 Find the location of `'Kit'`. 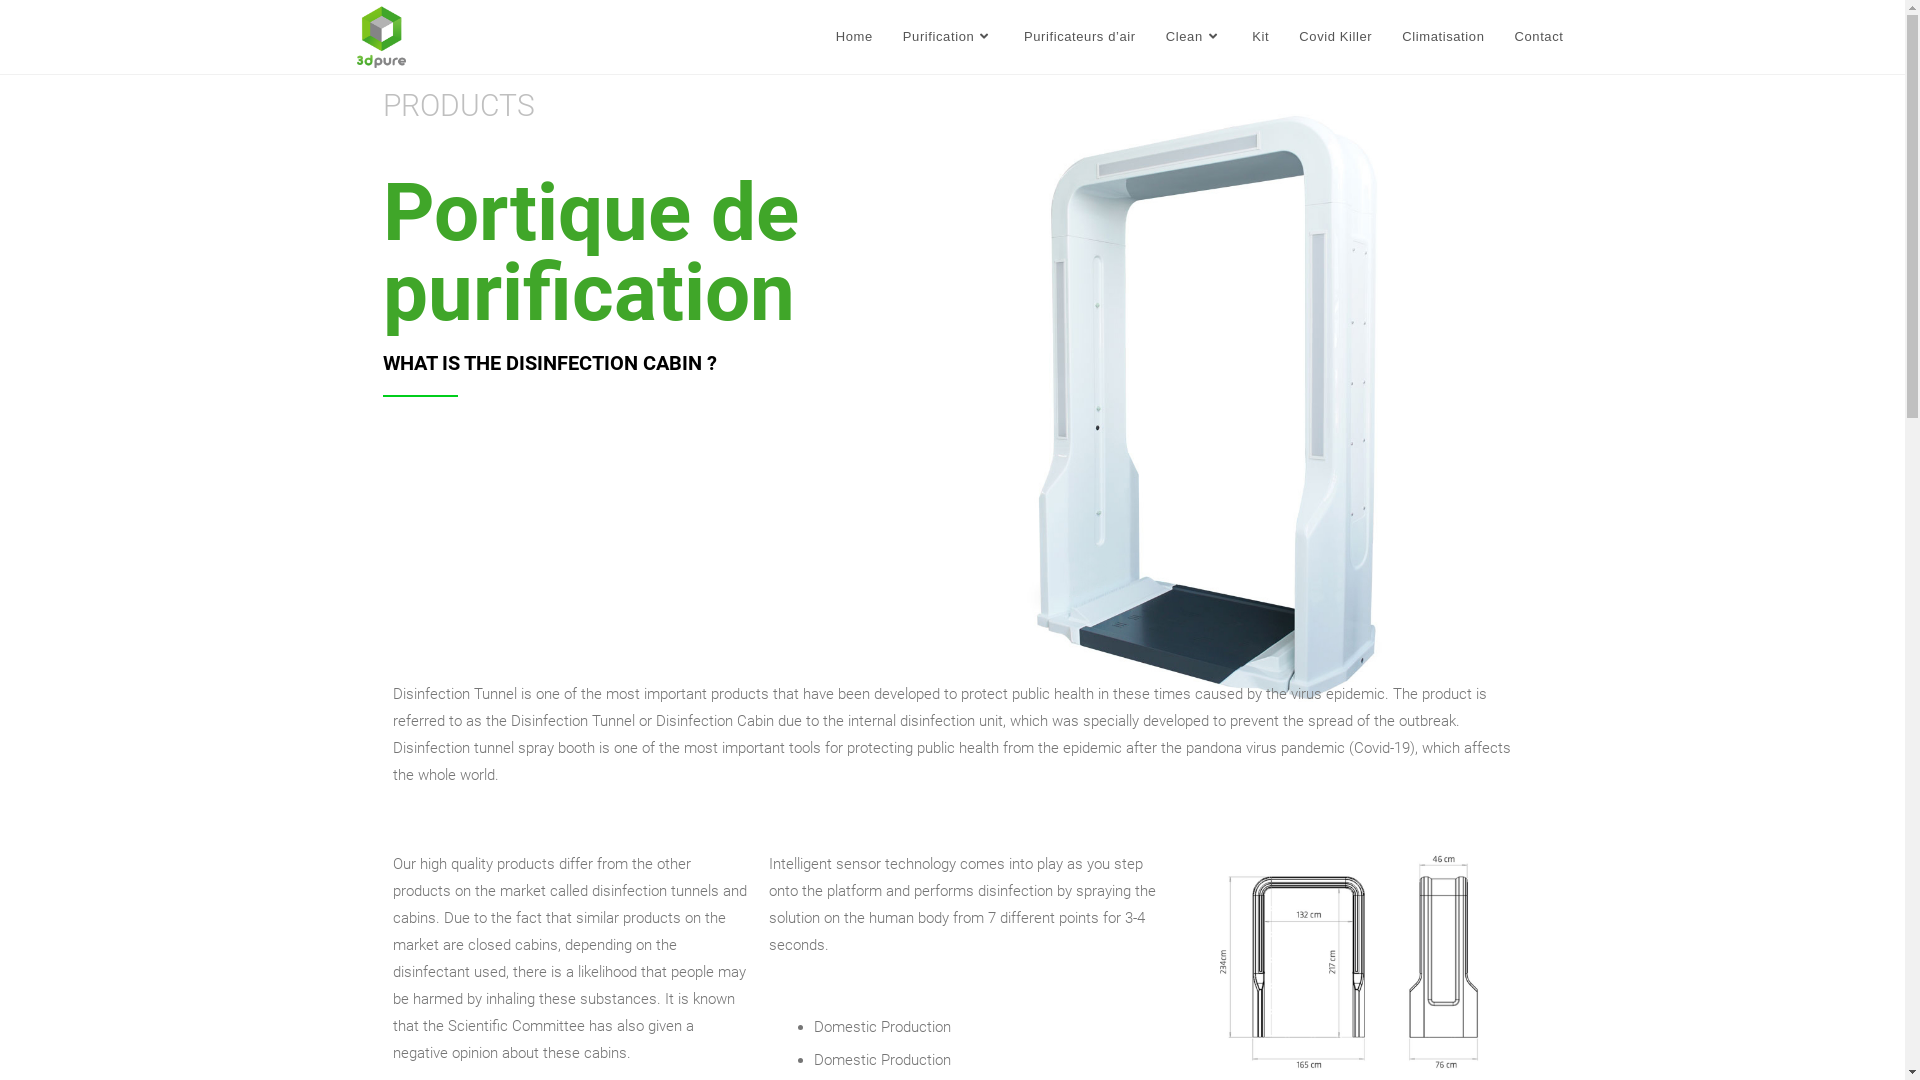

'Kit' is located at coordinates (1259, 37).